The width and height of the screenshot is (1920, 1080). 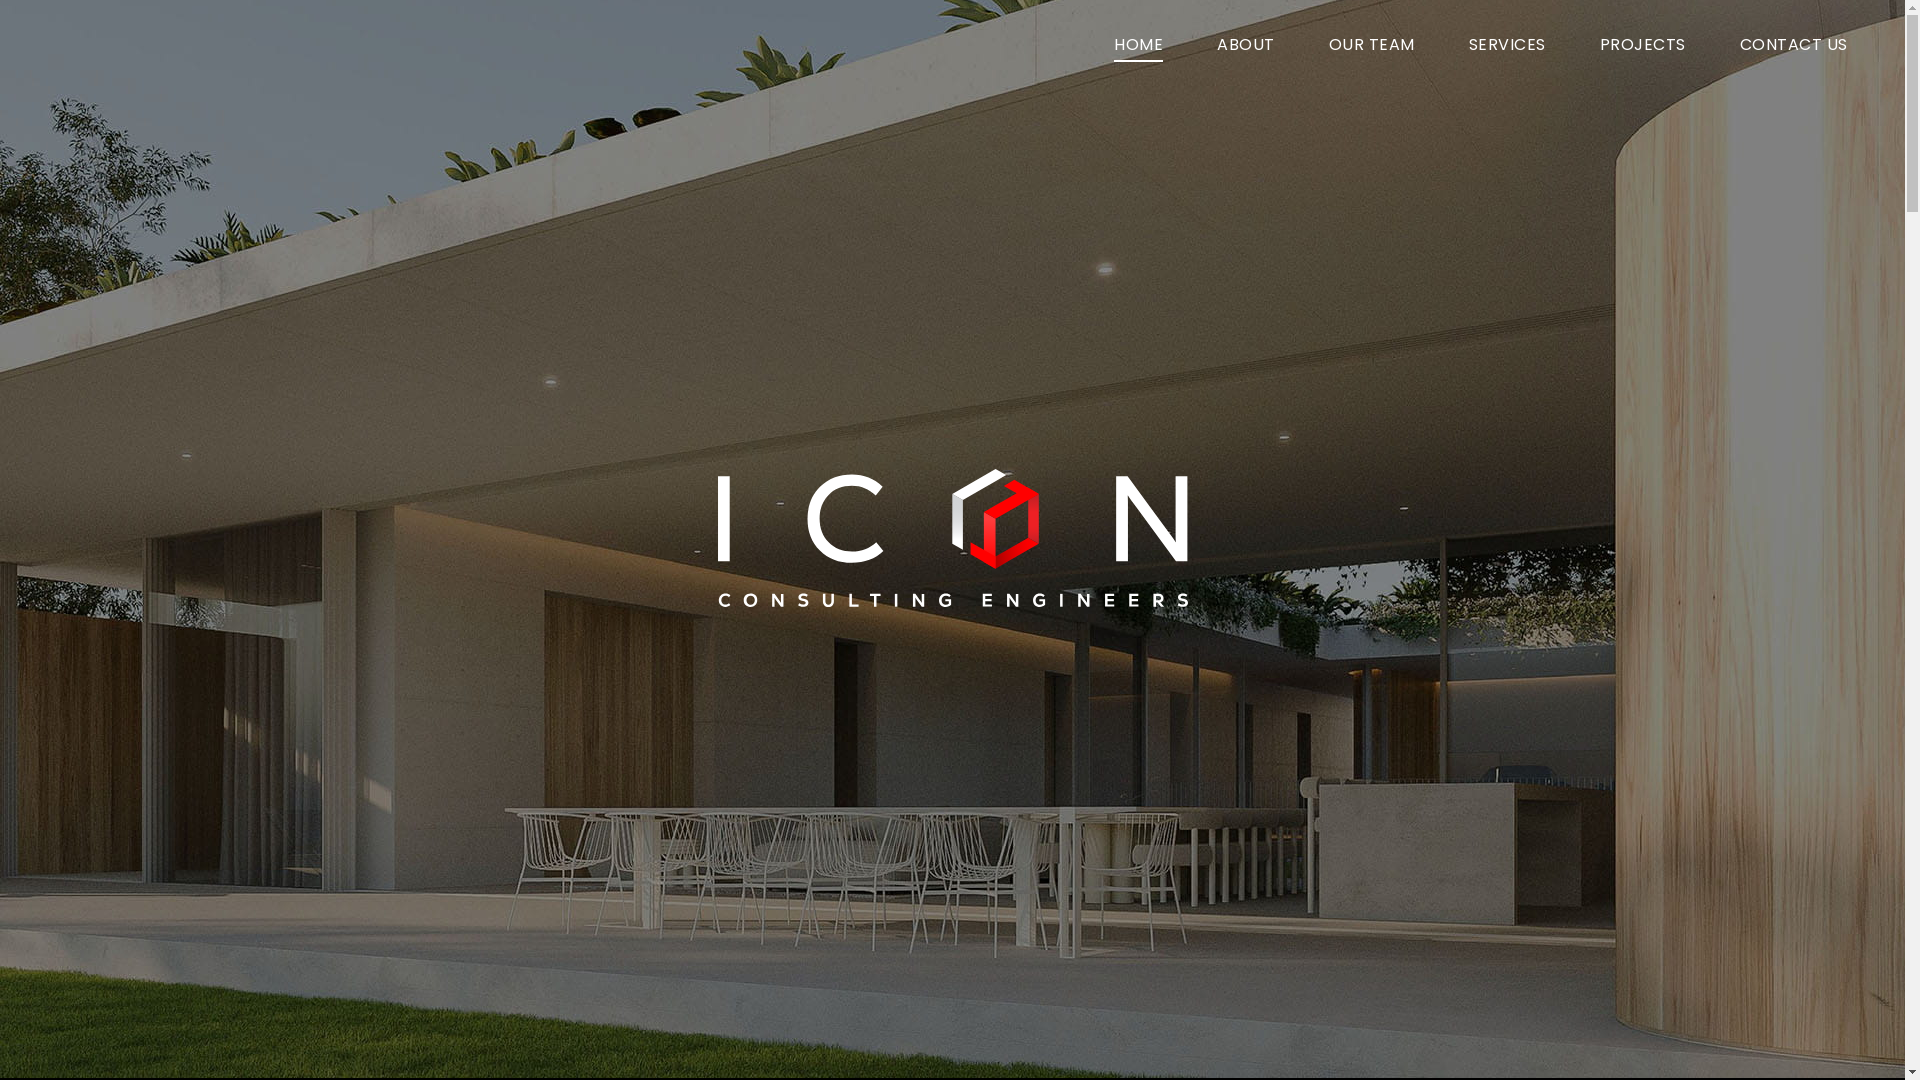 What do you see at coordinates (1371, 45) in the screenshot?
I see `'OUR TEAM'` at bounding box center [1371, 45].